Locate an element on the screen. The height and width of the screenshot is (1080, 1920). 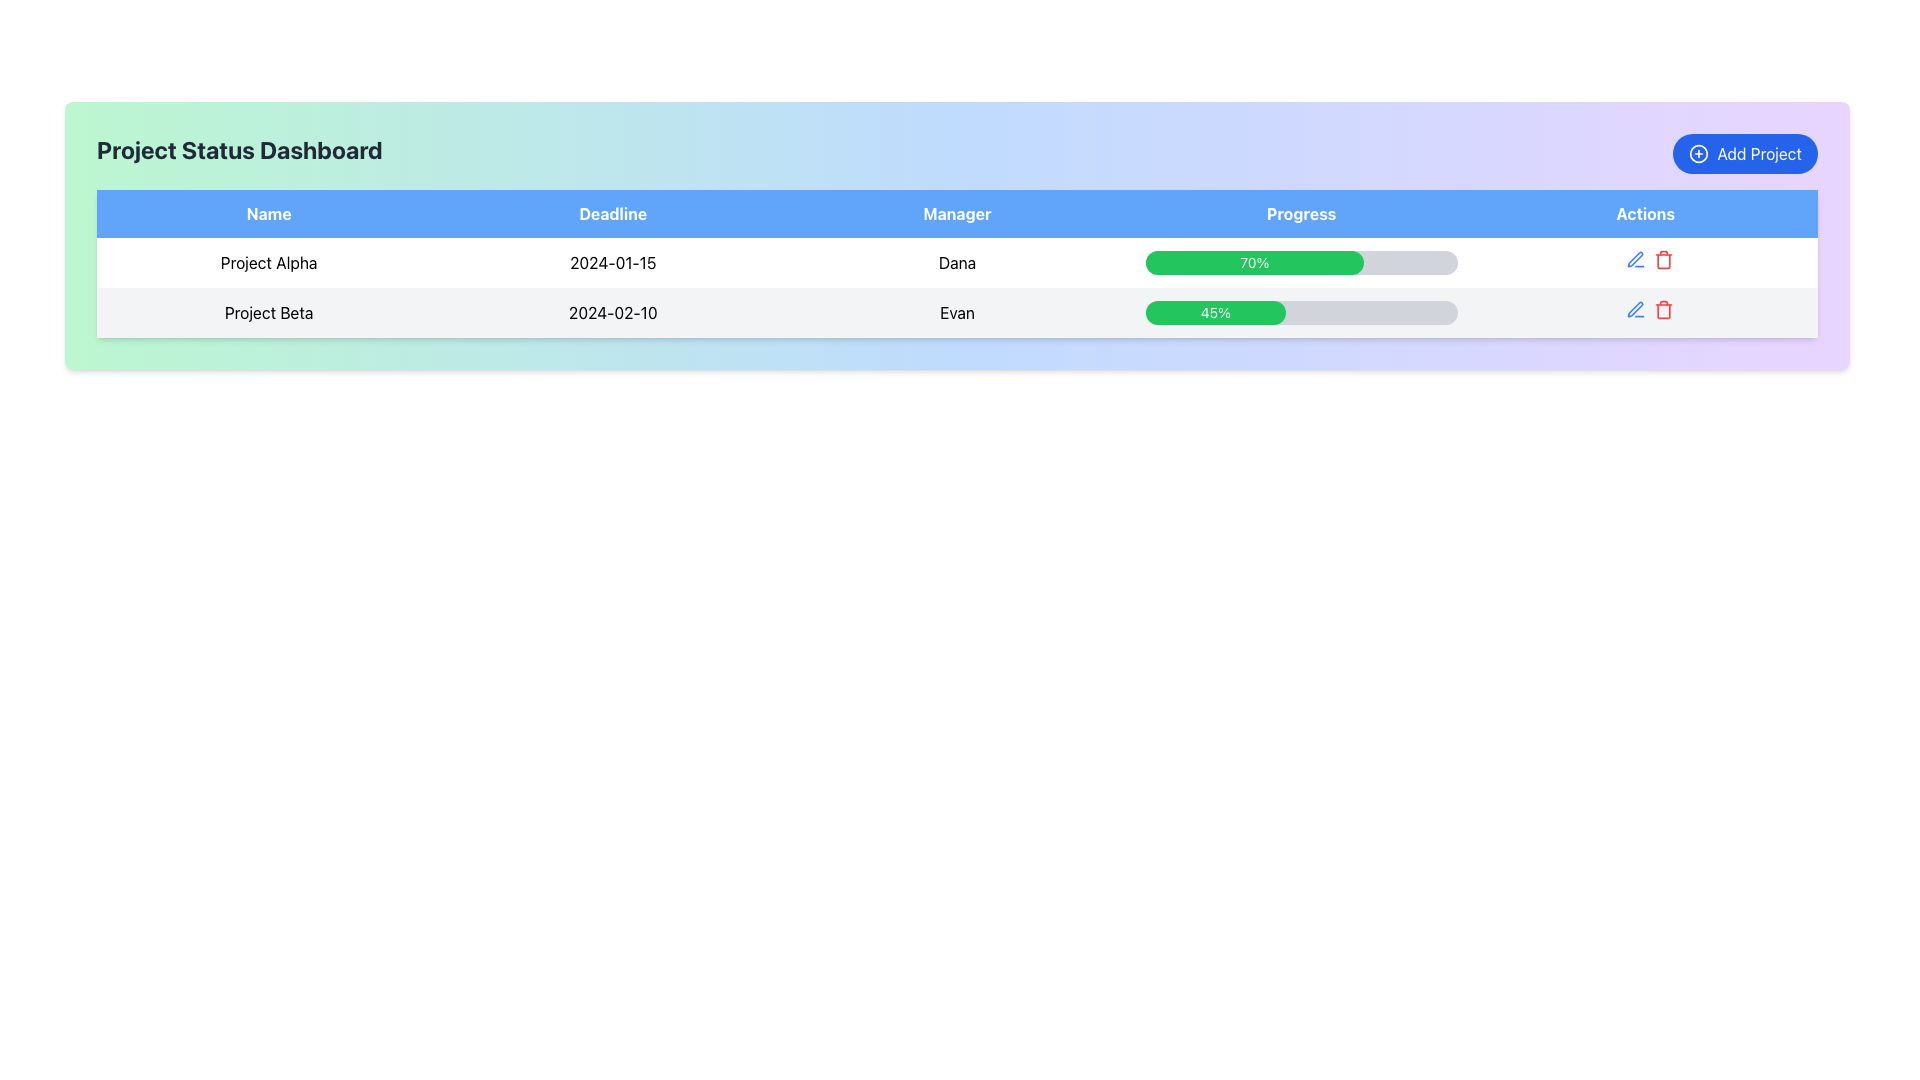
the 'Add New Project' button located at the top-right corner of the 'Project Status Dashboard' is located at coordinates (1744, 153).